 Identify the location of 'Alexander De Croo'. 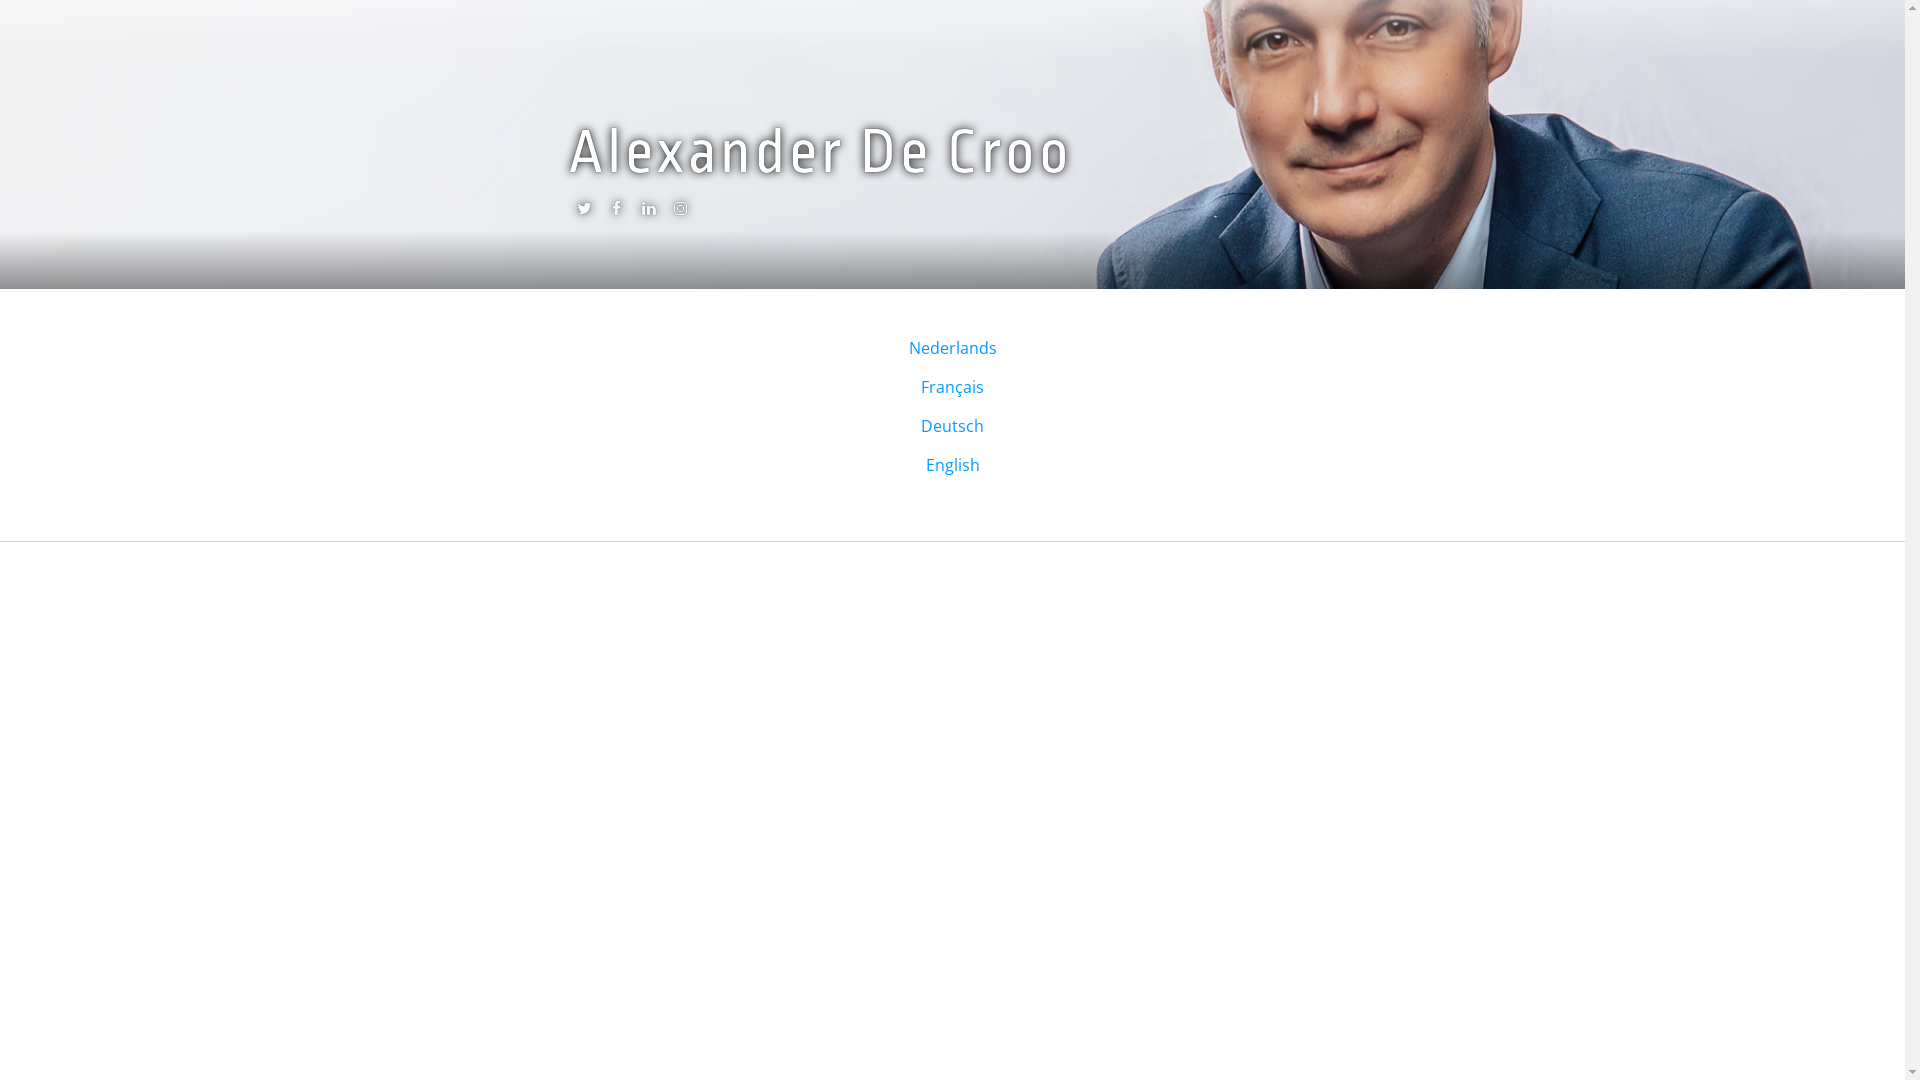
(820, 152).